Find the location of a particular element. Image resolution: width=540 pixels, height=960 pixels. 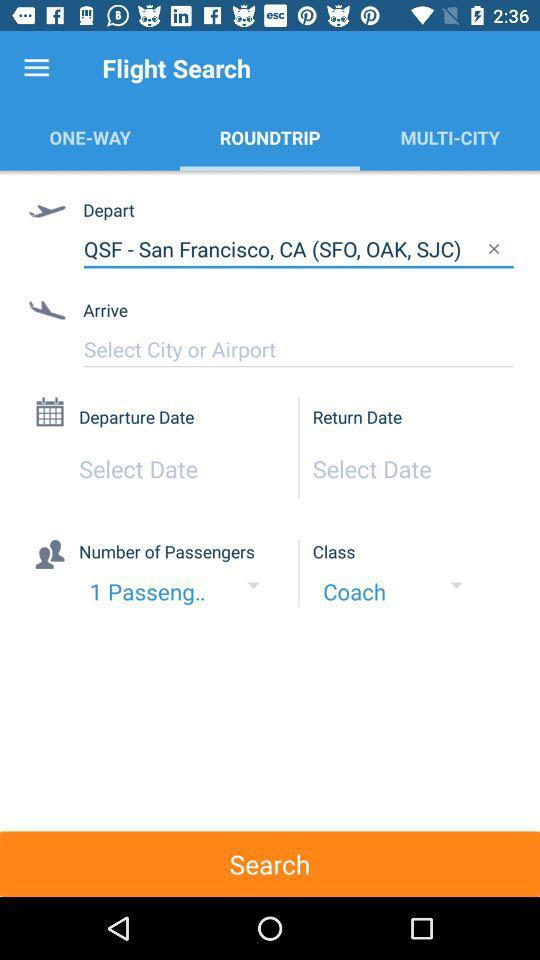

input city or airport for arrival is located at coordinates (297, 349).